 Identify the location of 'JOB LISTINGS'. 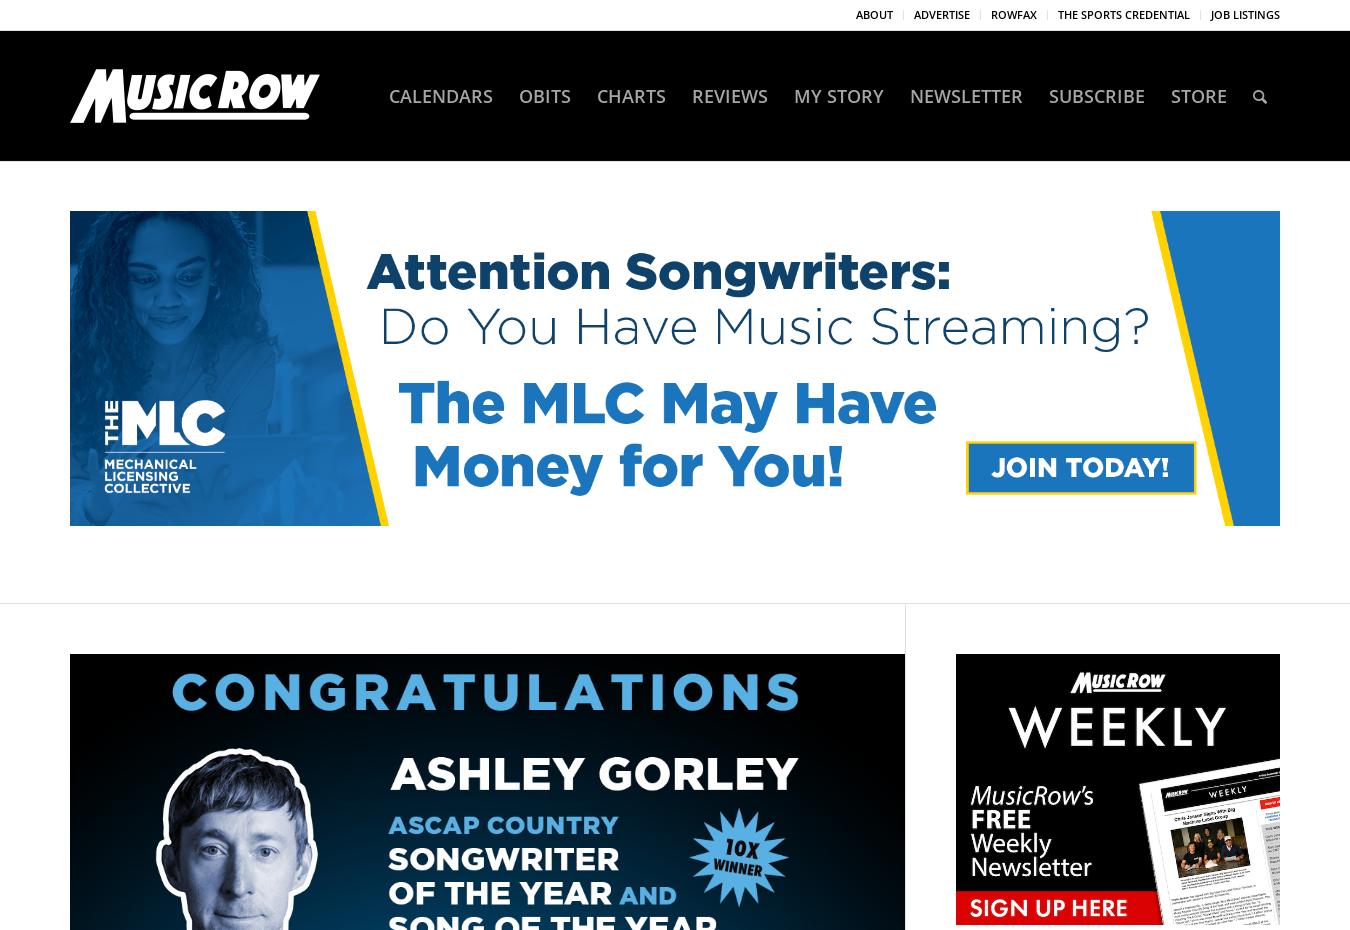
(1245, 13).